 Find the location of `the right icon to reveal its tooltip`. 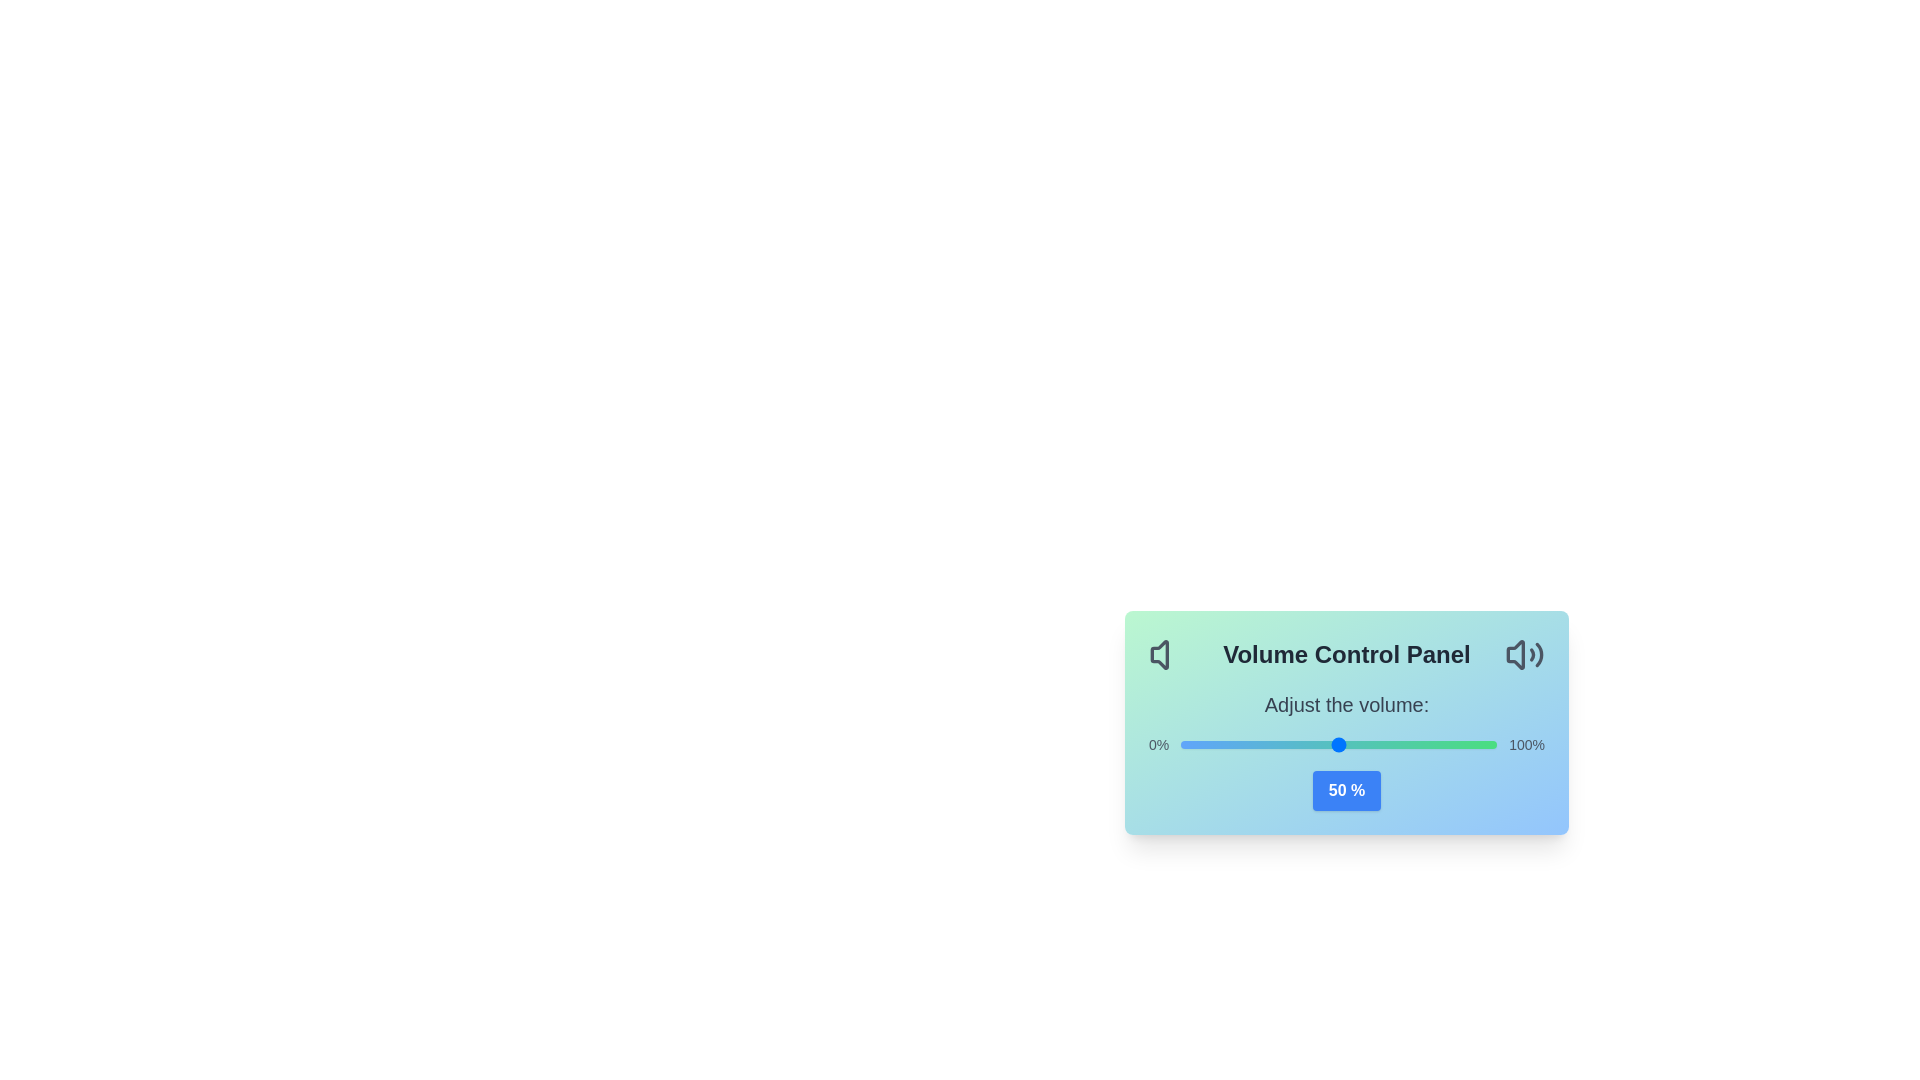

the right icon to reveal its tooltip is located at coordinates (1524, 655).